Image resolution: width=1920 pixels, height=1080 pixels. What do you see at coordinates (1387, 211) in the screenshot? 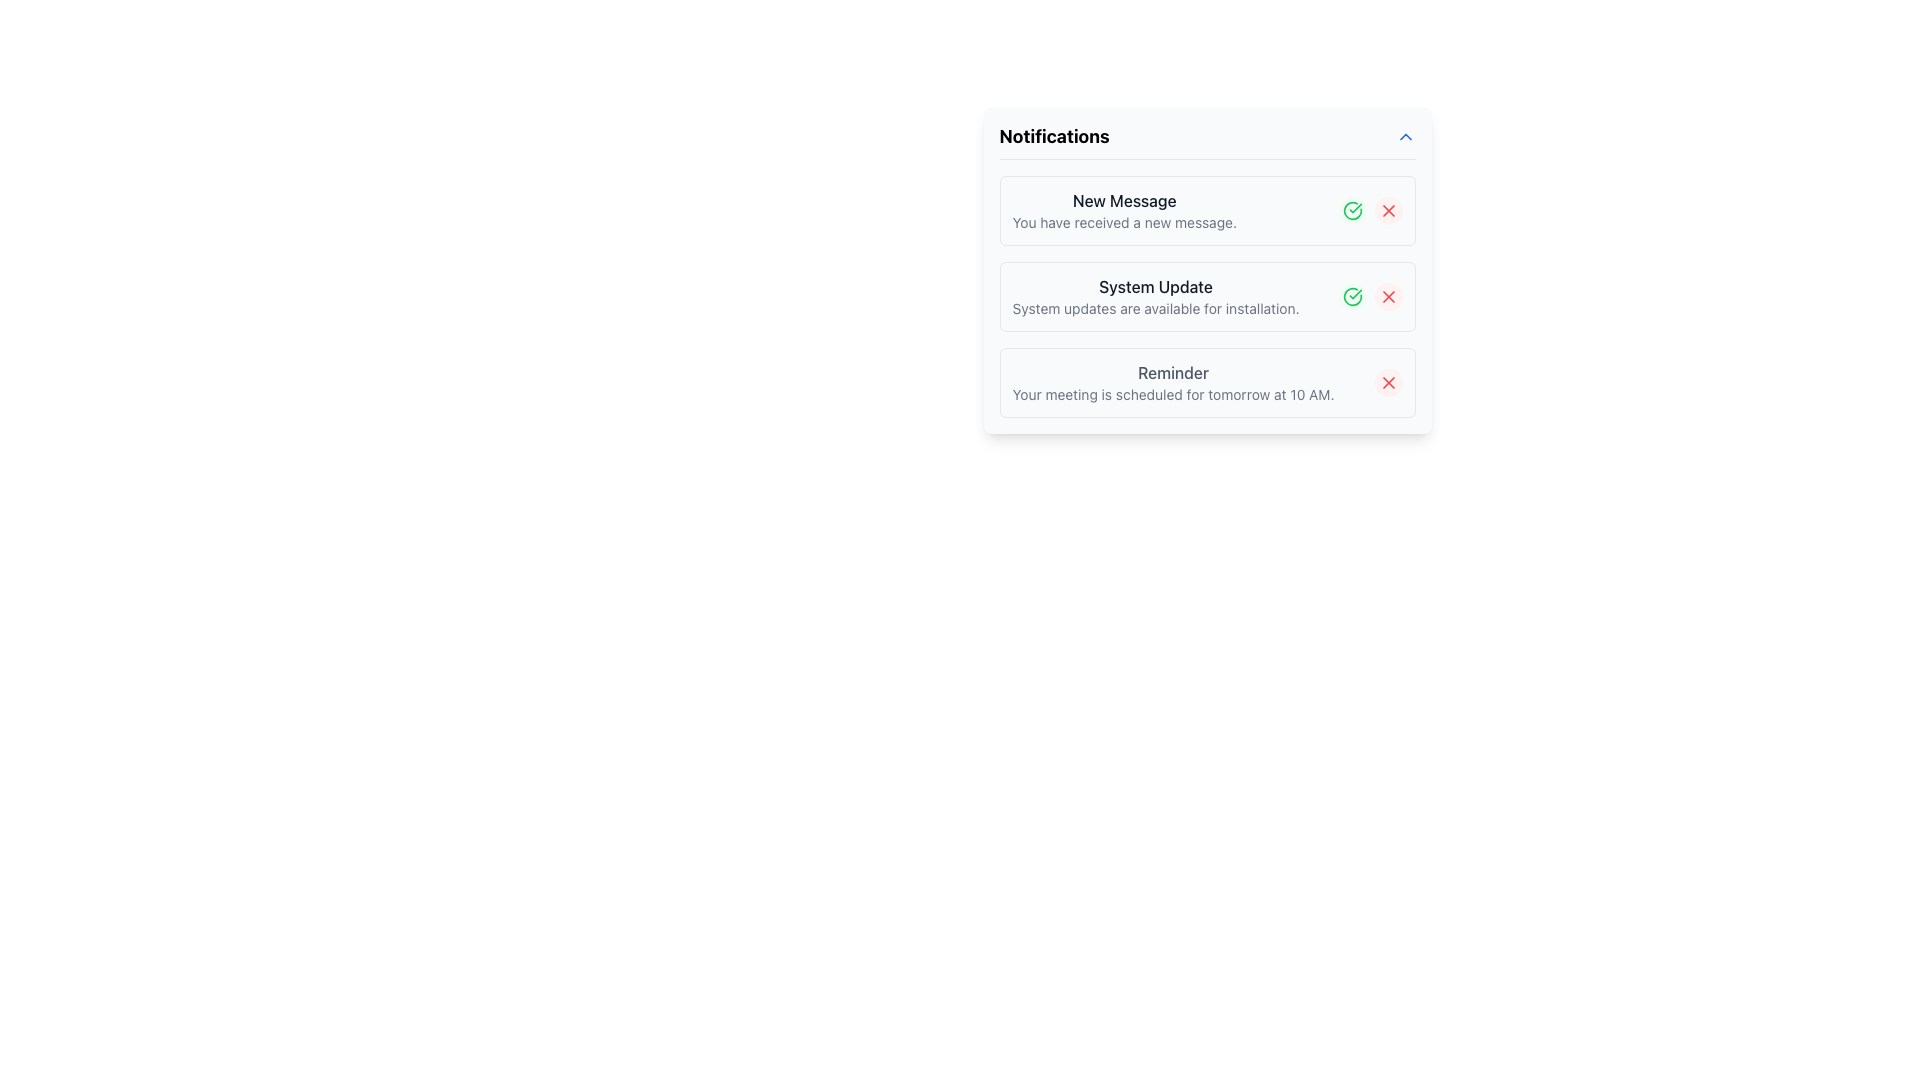
I see `the 'Delete Notification' button located at the far right of the top row in the notification list` at bounding box center [1387, 211].